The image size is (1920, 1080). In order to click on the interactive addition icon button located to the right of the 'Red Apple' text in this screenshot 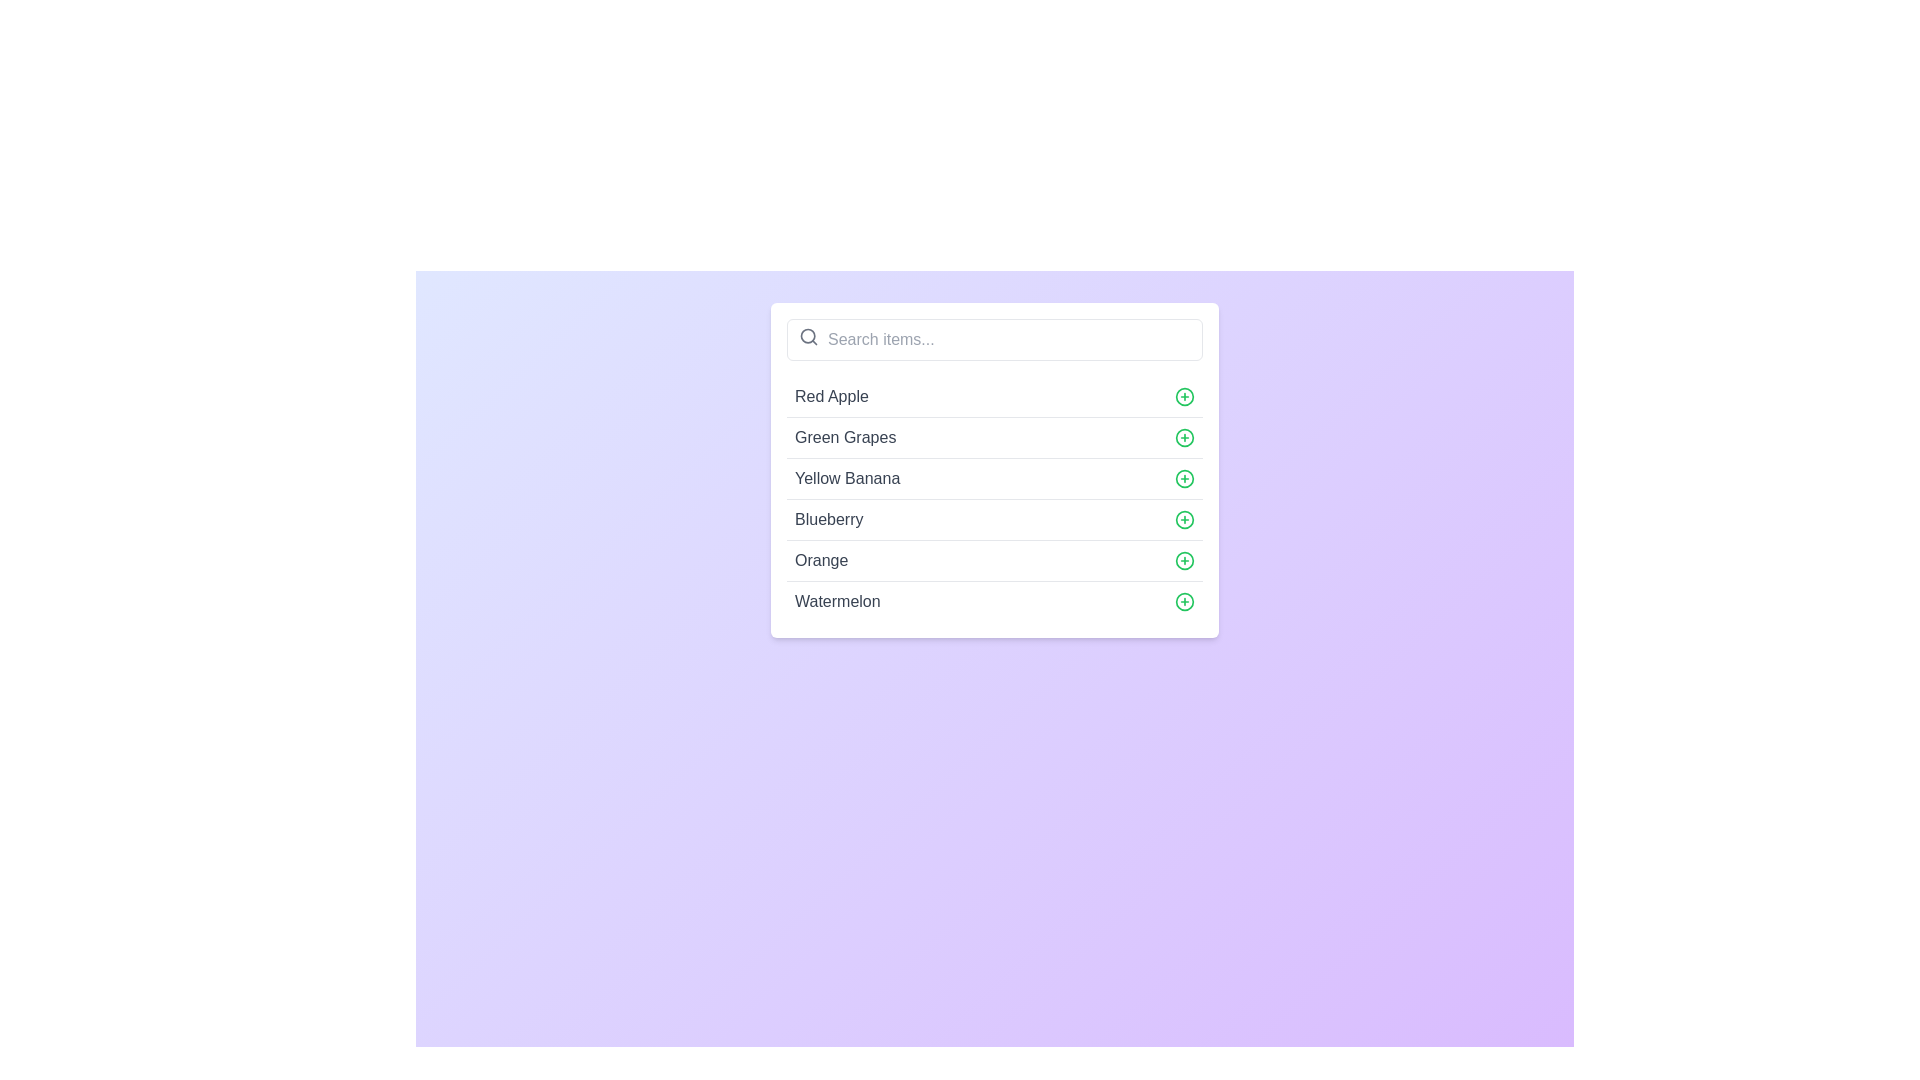, I will do `click(1185, 397)`.